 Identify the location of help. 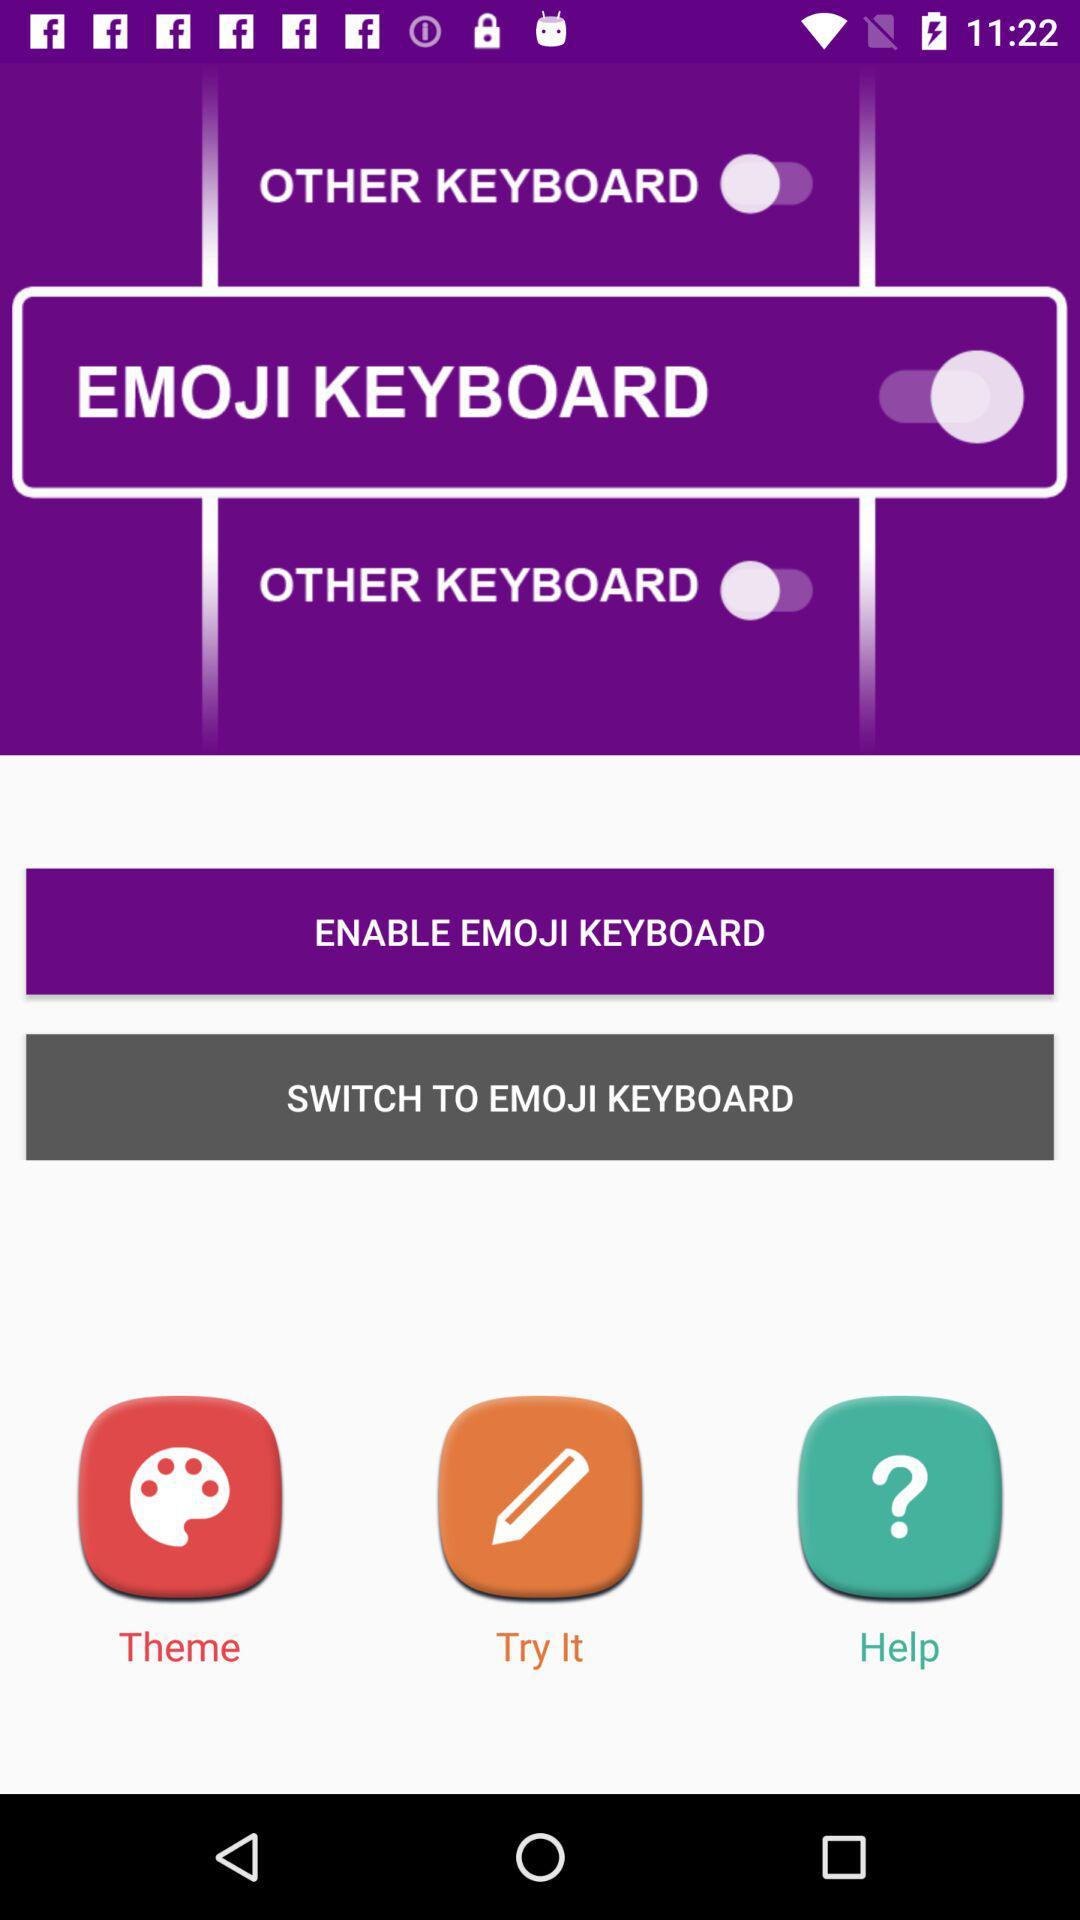
(898, 1500).